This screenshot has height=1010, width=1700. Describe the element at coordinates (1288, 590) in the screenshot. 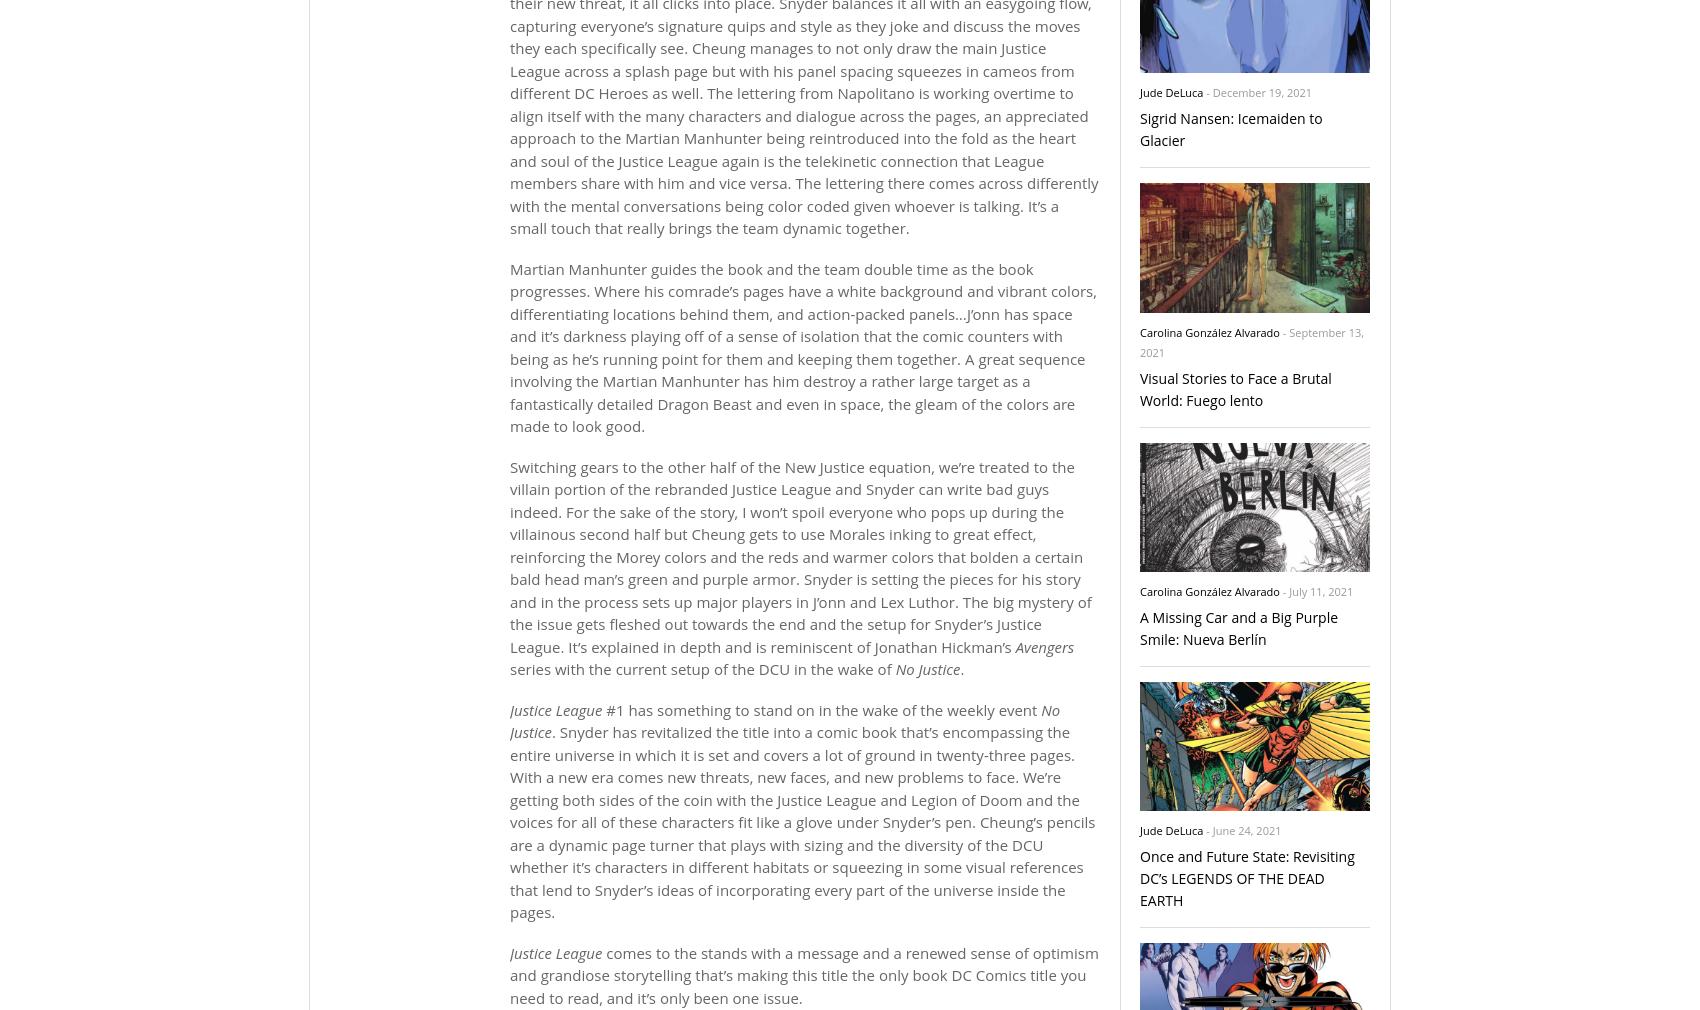

I see `'July 11, 2021'` at that location.